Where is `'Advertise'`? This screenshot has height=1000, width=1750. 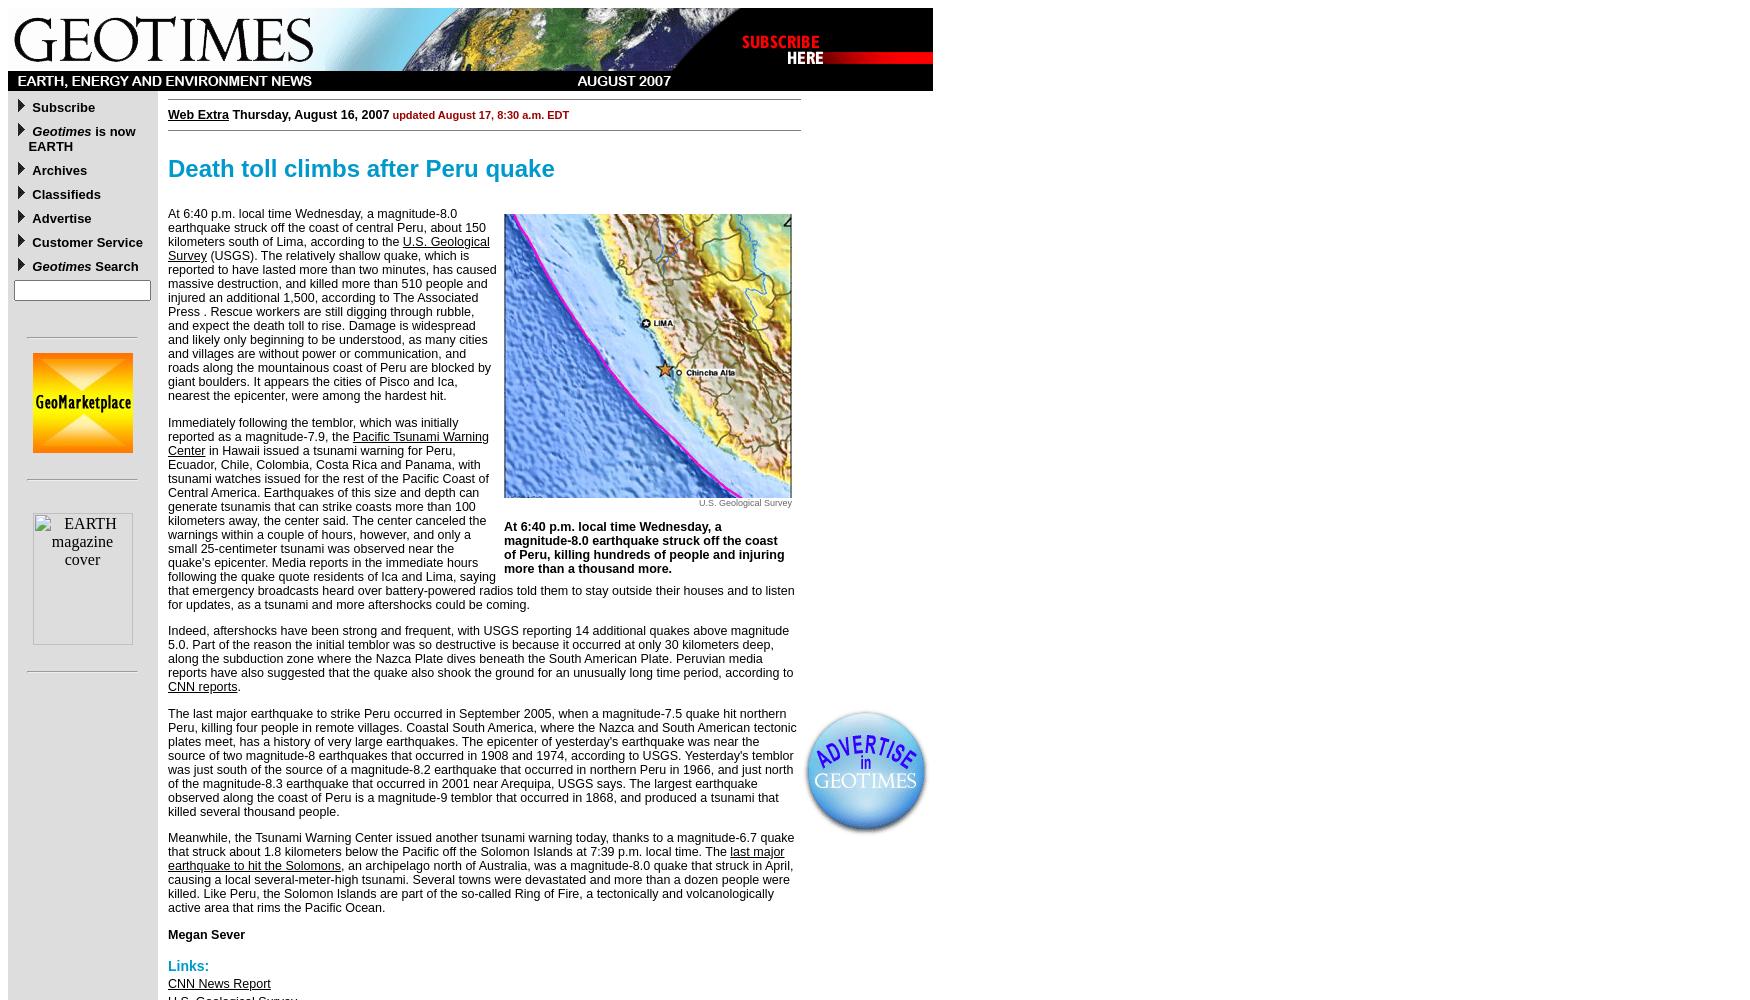
'Advertise' is located at coordinates (31, 217).